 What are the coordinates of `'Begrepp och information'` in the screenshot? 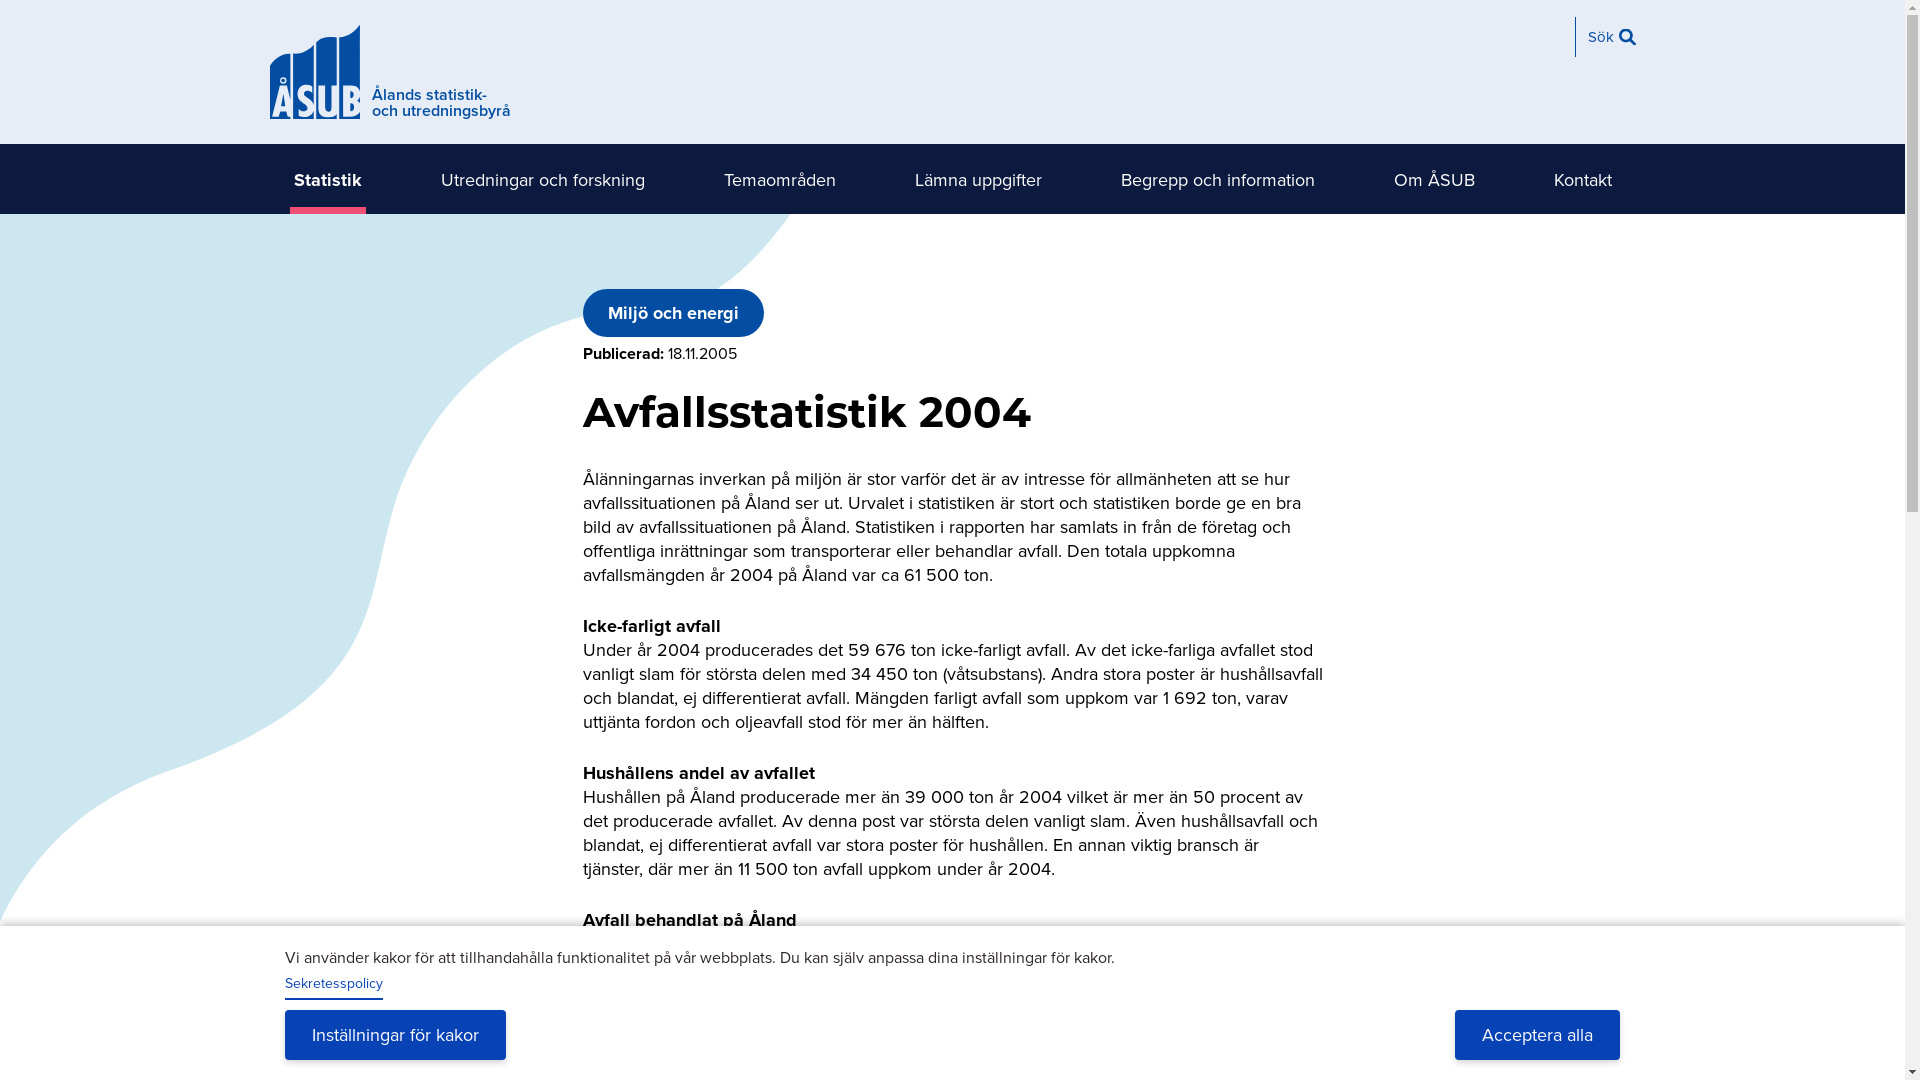 It's located at (1216, 177).